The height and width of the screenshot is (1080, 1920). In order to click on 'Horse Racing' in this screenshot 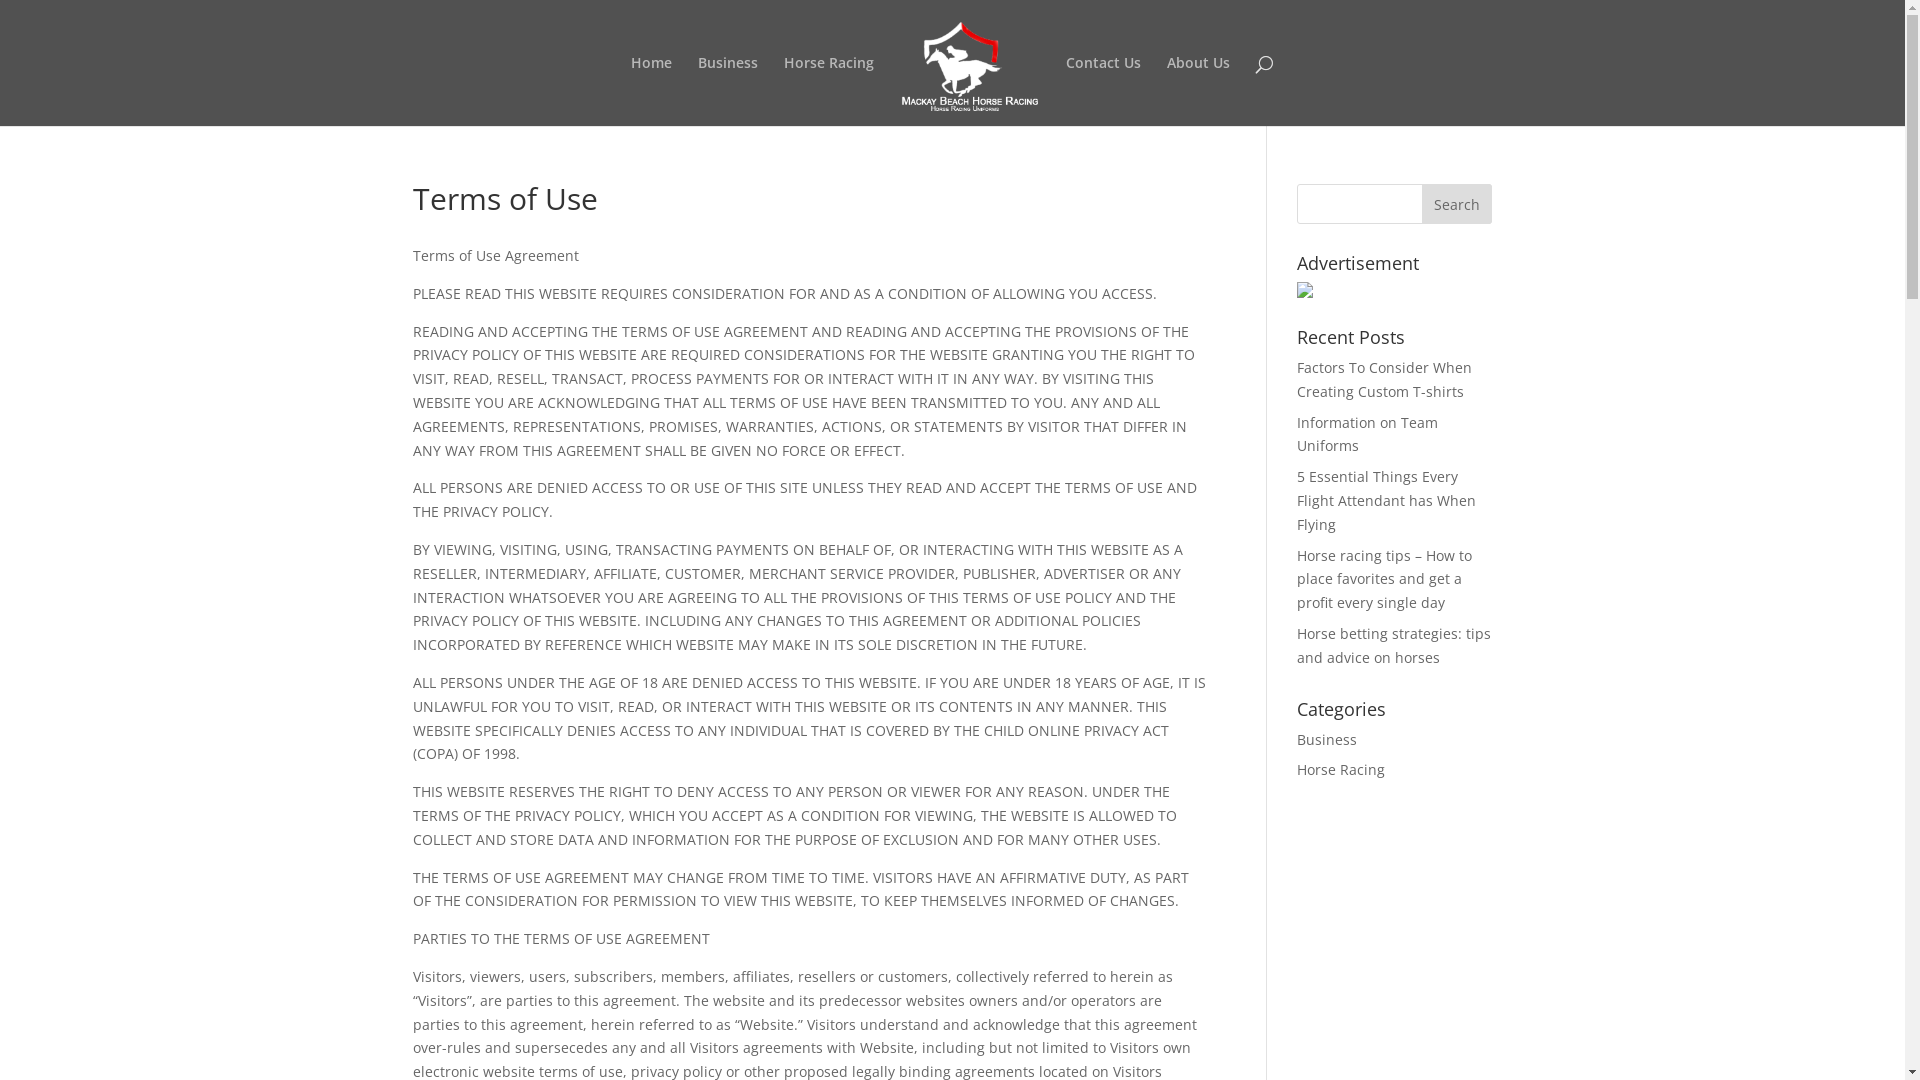, I will do `click(829, 91)`.